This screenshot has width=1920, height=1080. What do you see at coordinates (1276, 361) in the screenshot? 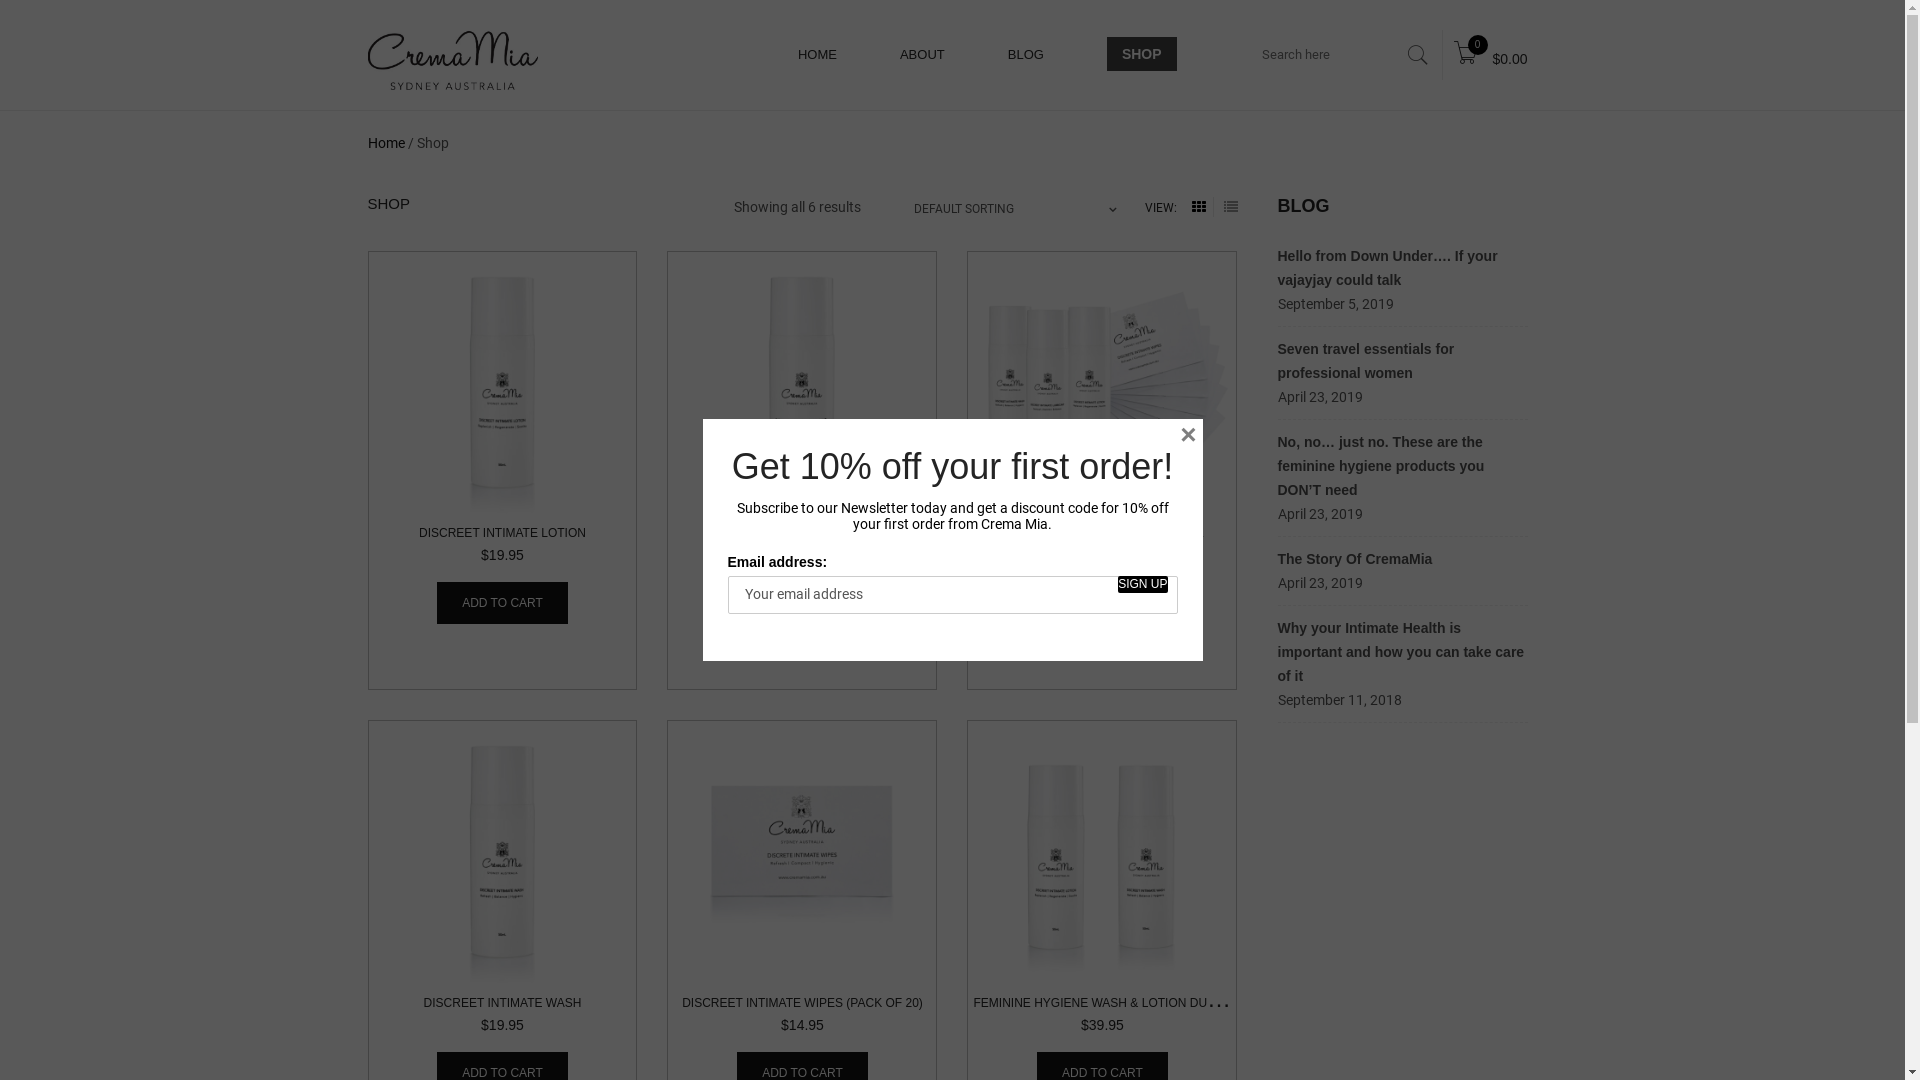
I see `'Seven travel essentials for professional women'` at bounding box center [1276, 361].